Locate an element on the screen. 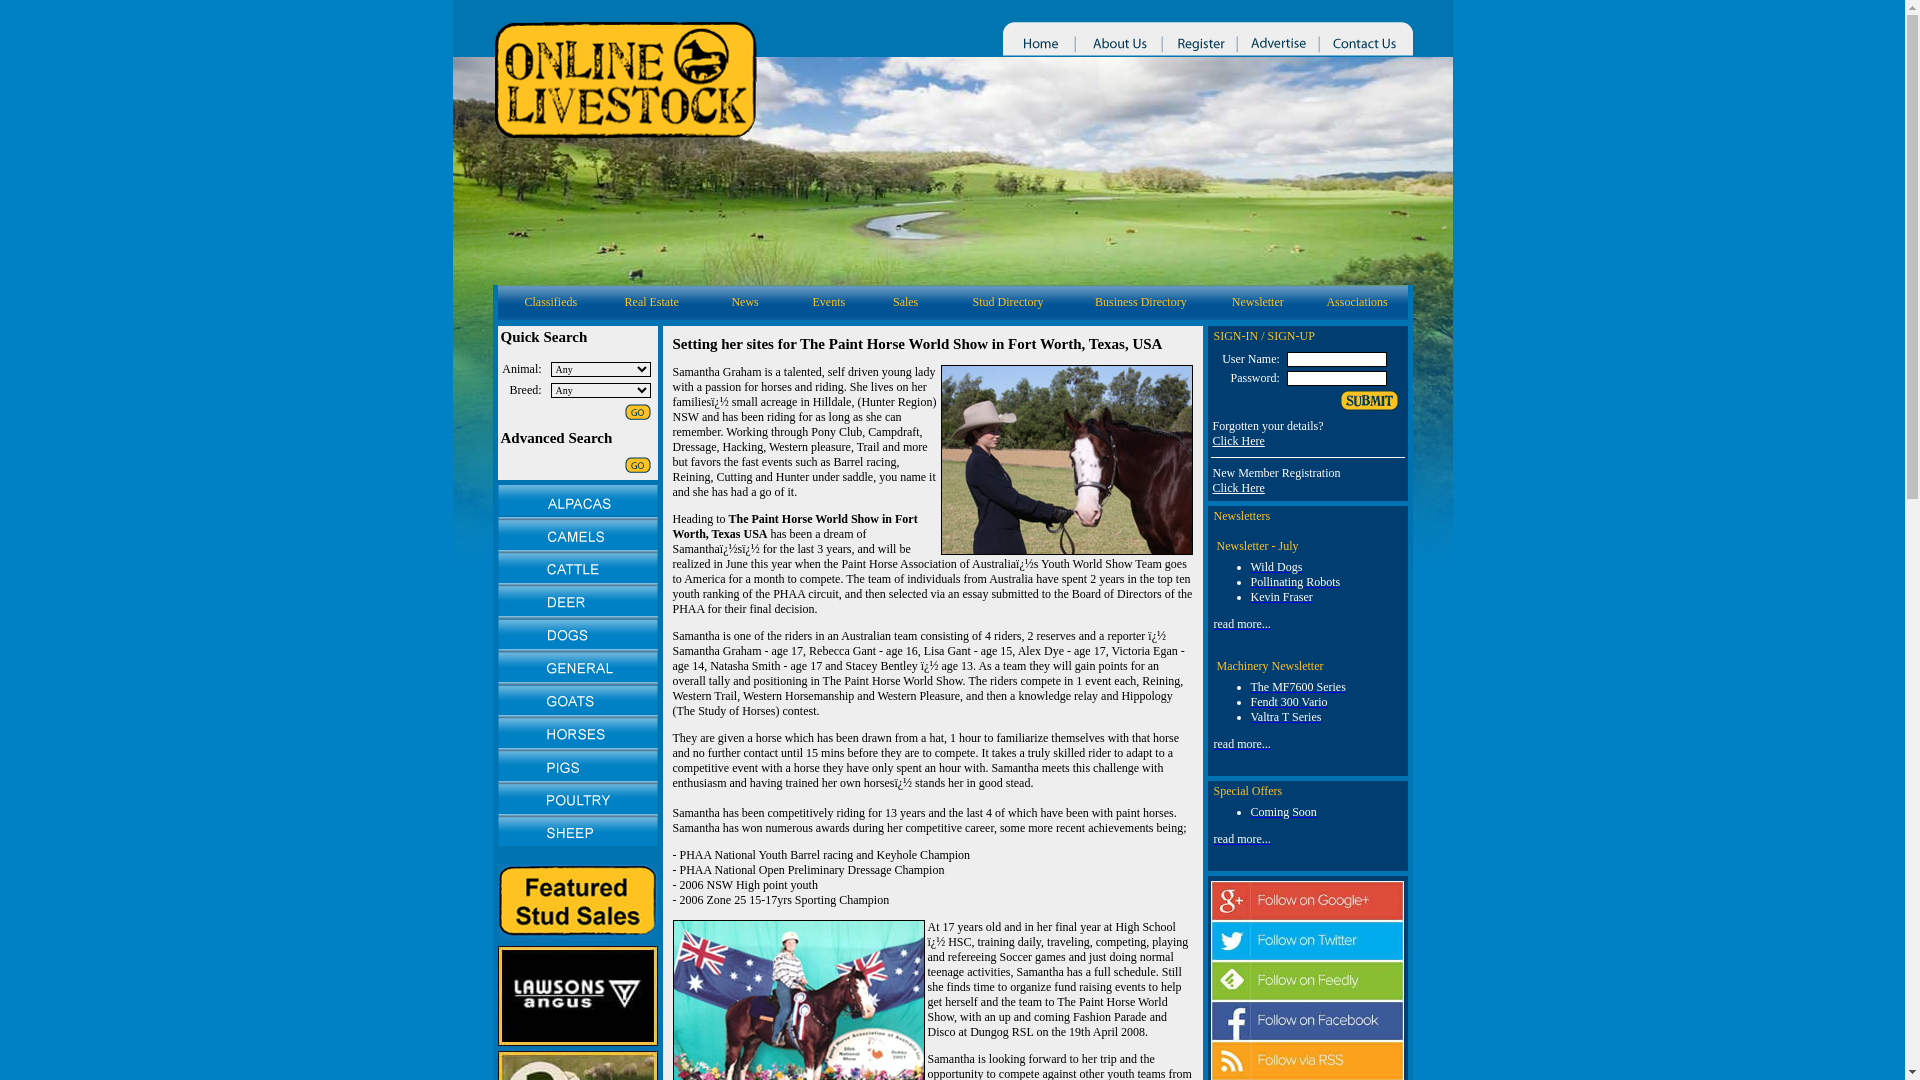 The image size is (1920, 1080). 'Kevin Fraser' is located at coordinates (1281, 596).